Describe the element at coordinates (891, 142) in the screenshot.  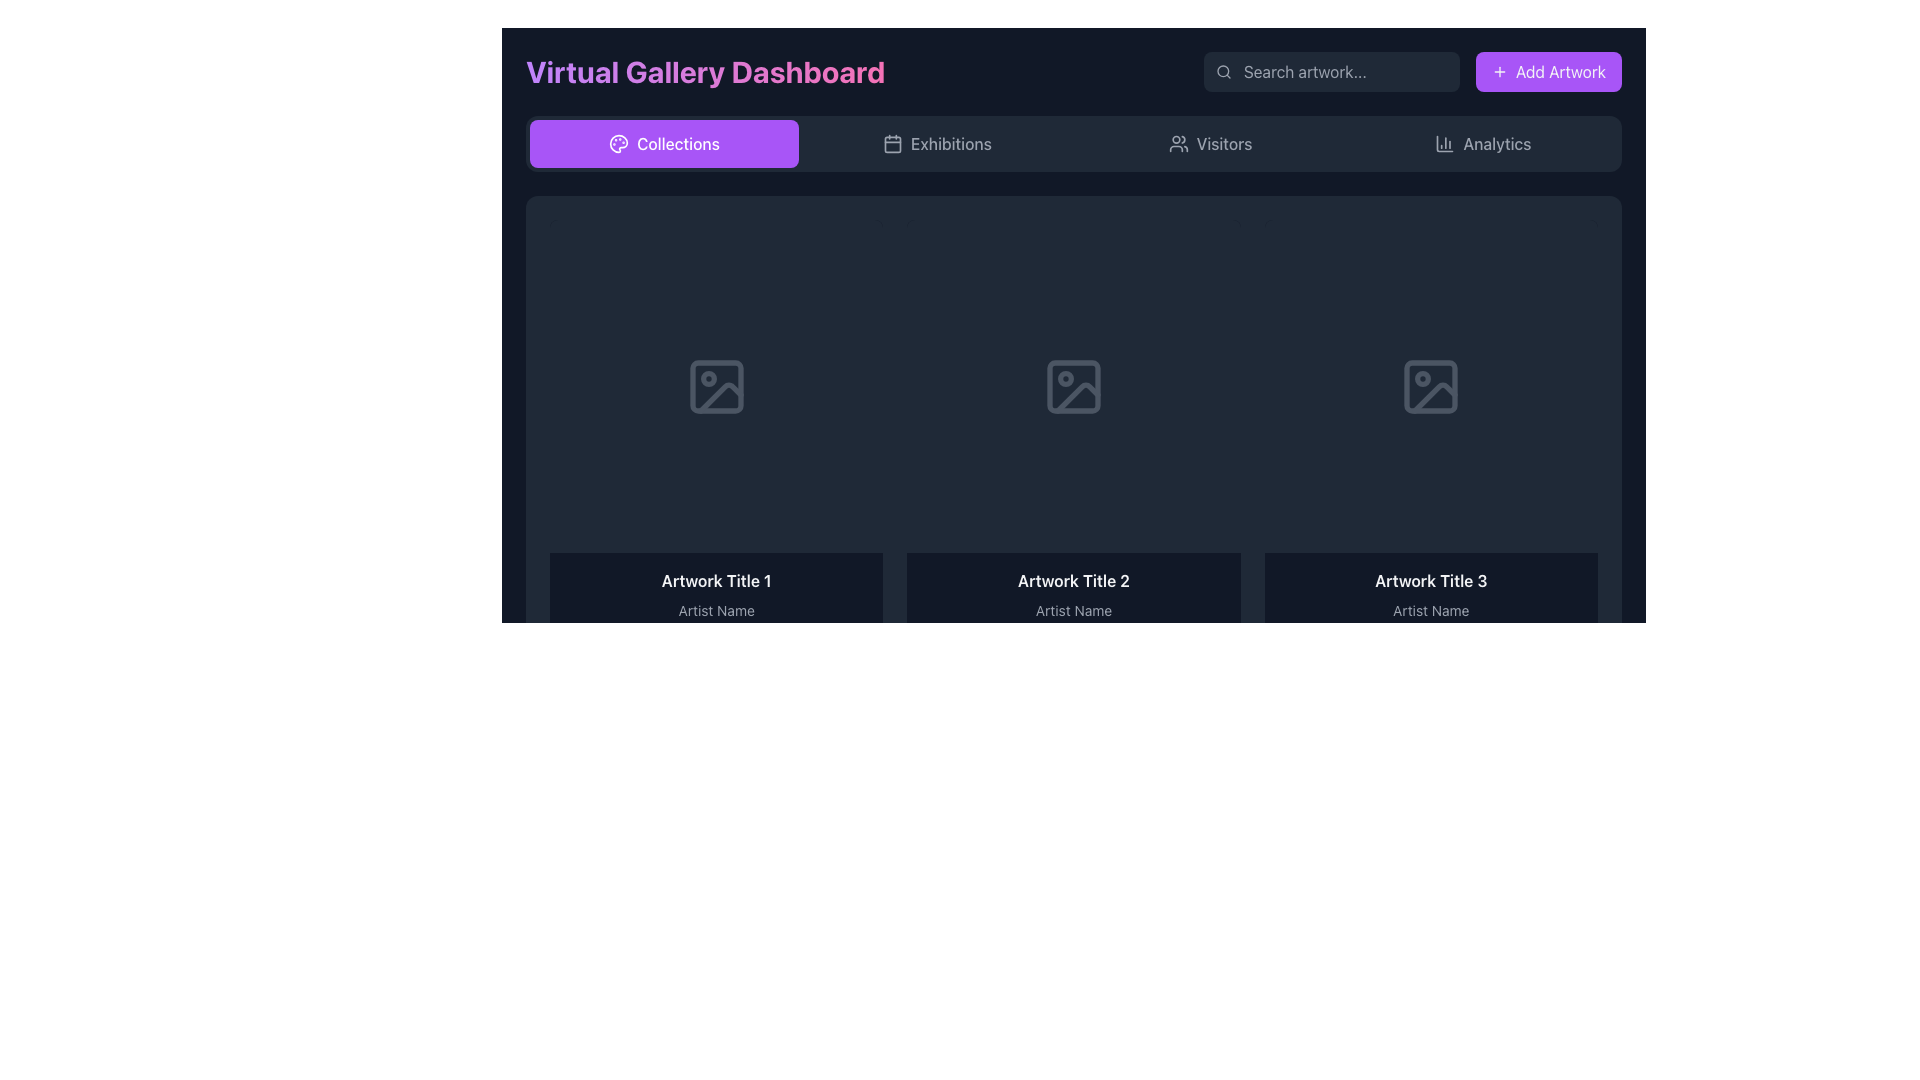
I see `the 'Exhibitions' button which contains the calendar icon to initiate interaction` at that location.